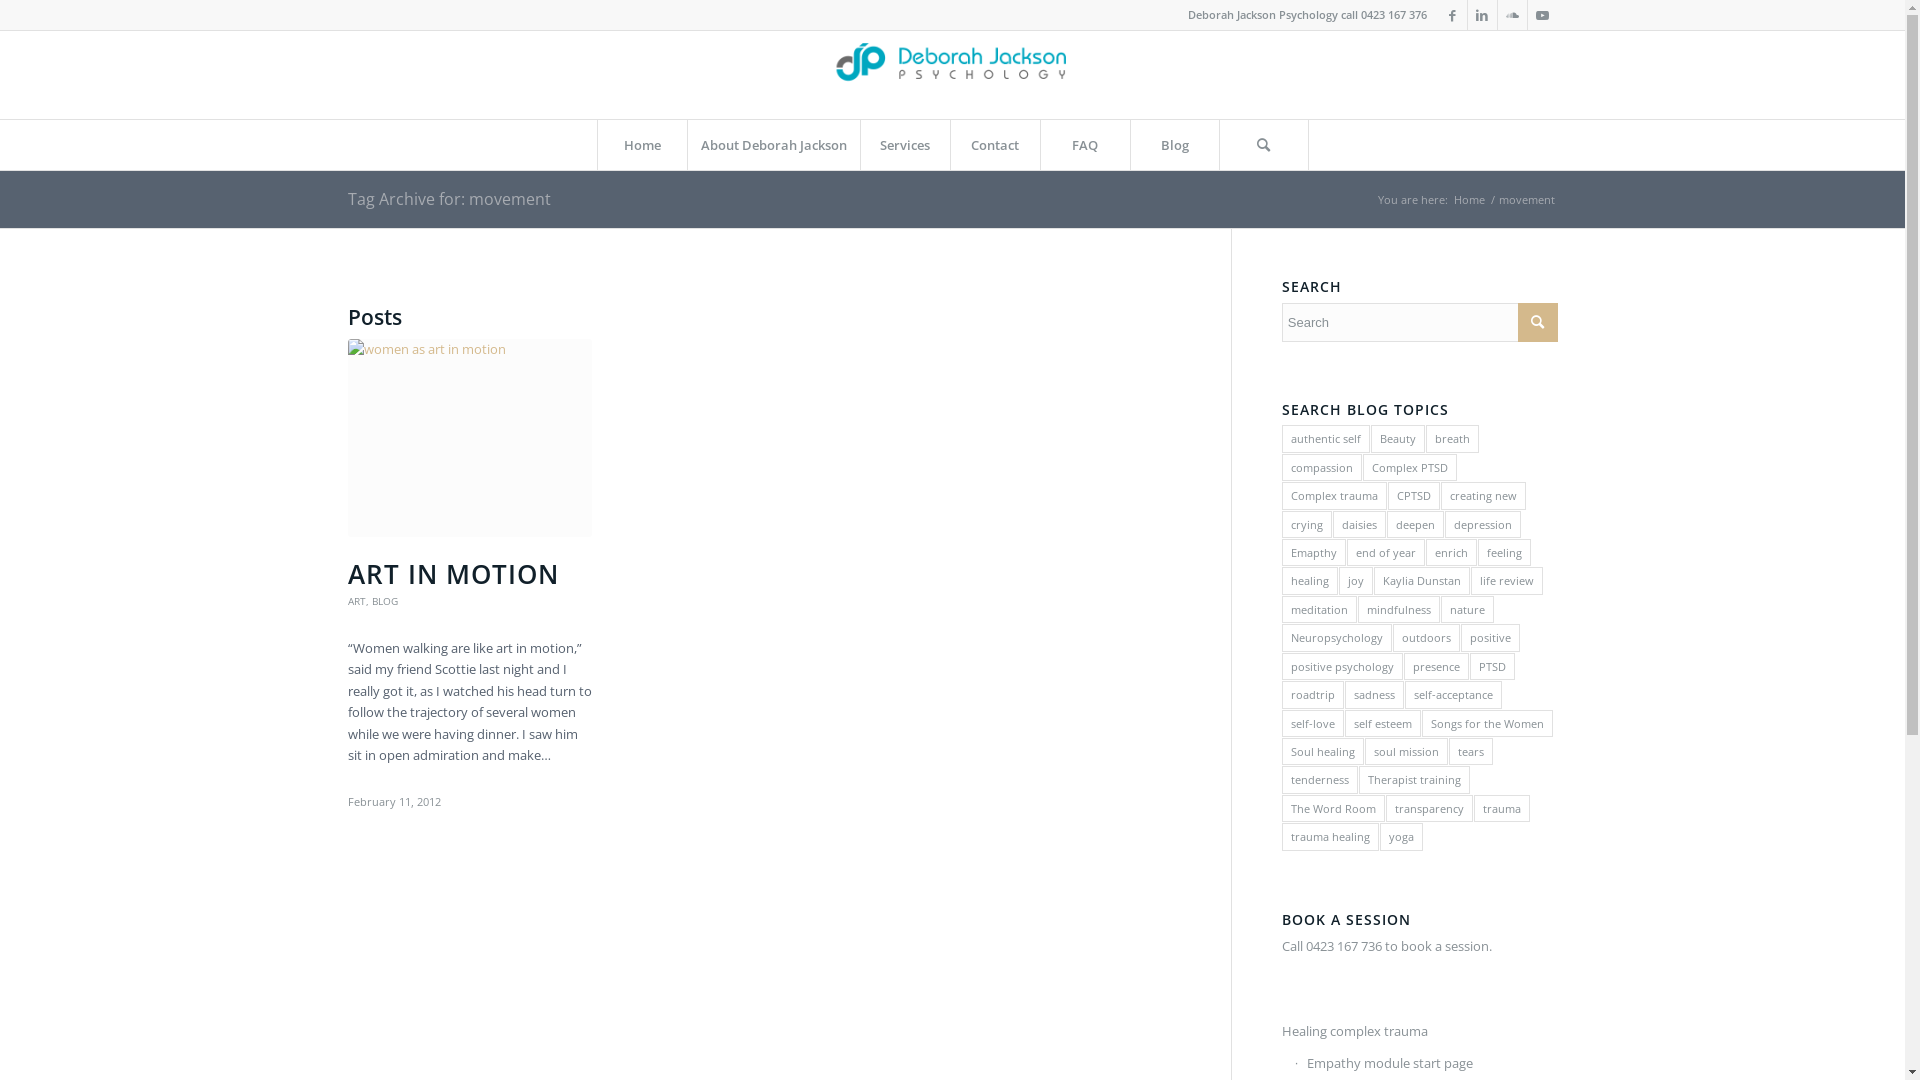 This screenshot has height=1080, width=1920. Describe the element at coordinates (1425, 637) in the screenshot. I see `'outdoors'` at that location.